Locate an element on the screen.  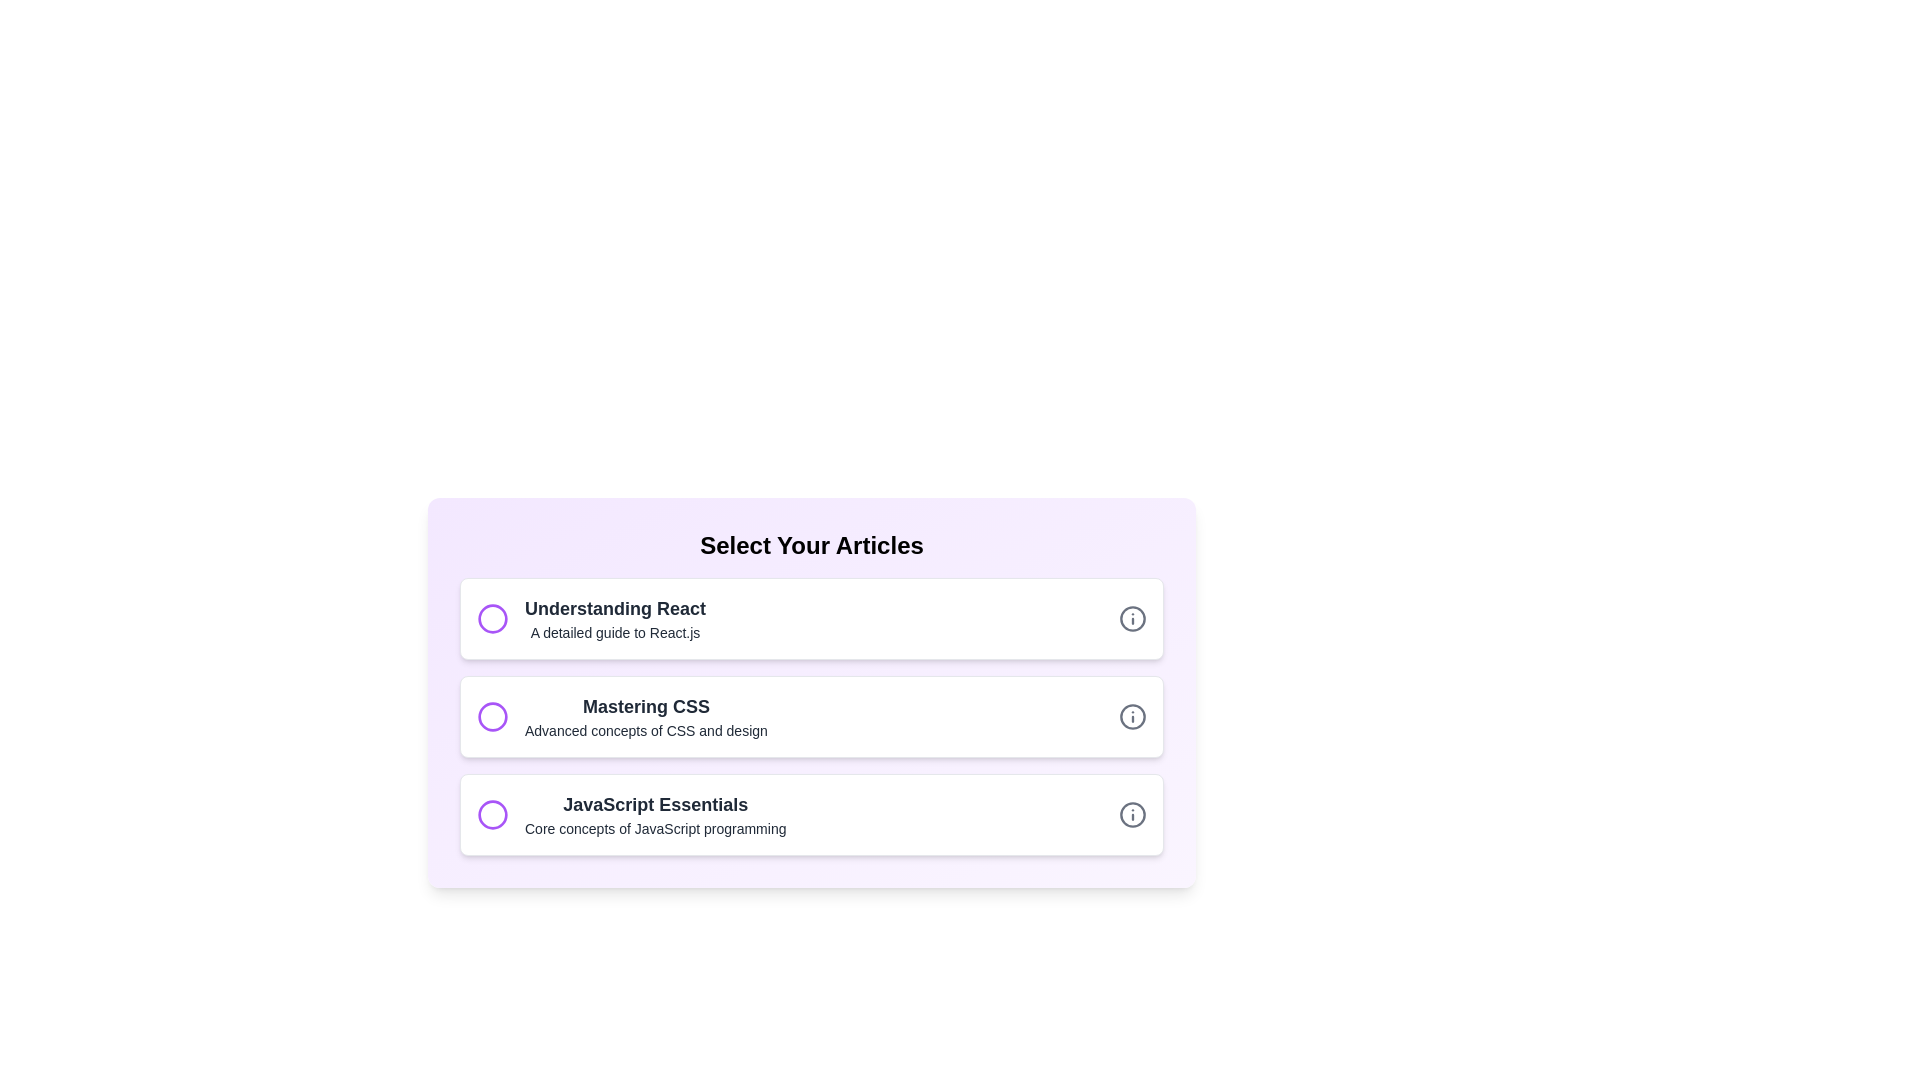
the info icon for the article titled 'JavaScript Essentials' is located at coordinates (1132, 814).